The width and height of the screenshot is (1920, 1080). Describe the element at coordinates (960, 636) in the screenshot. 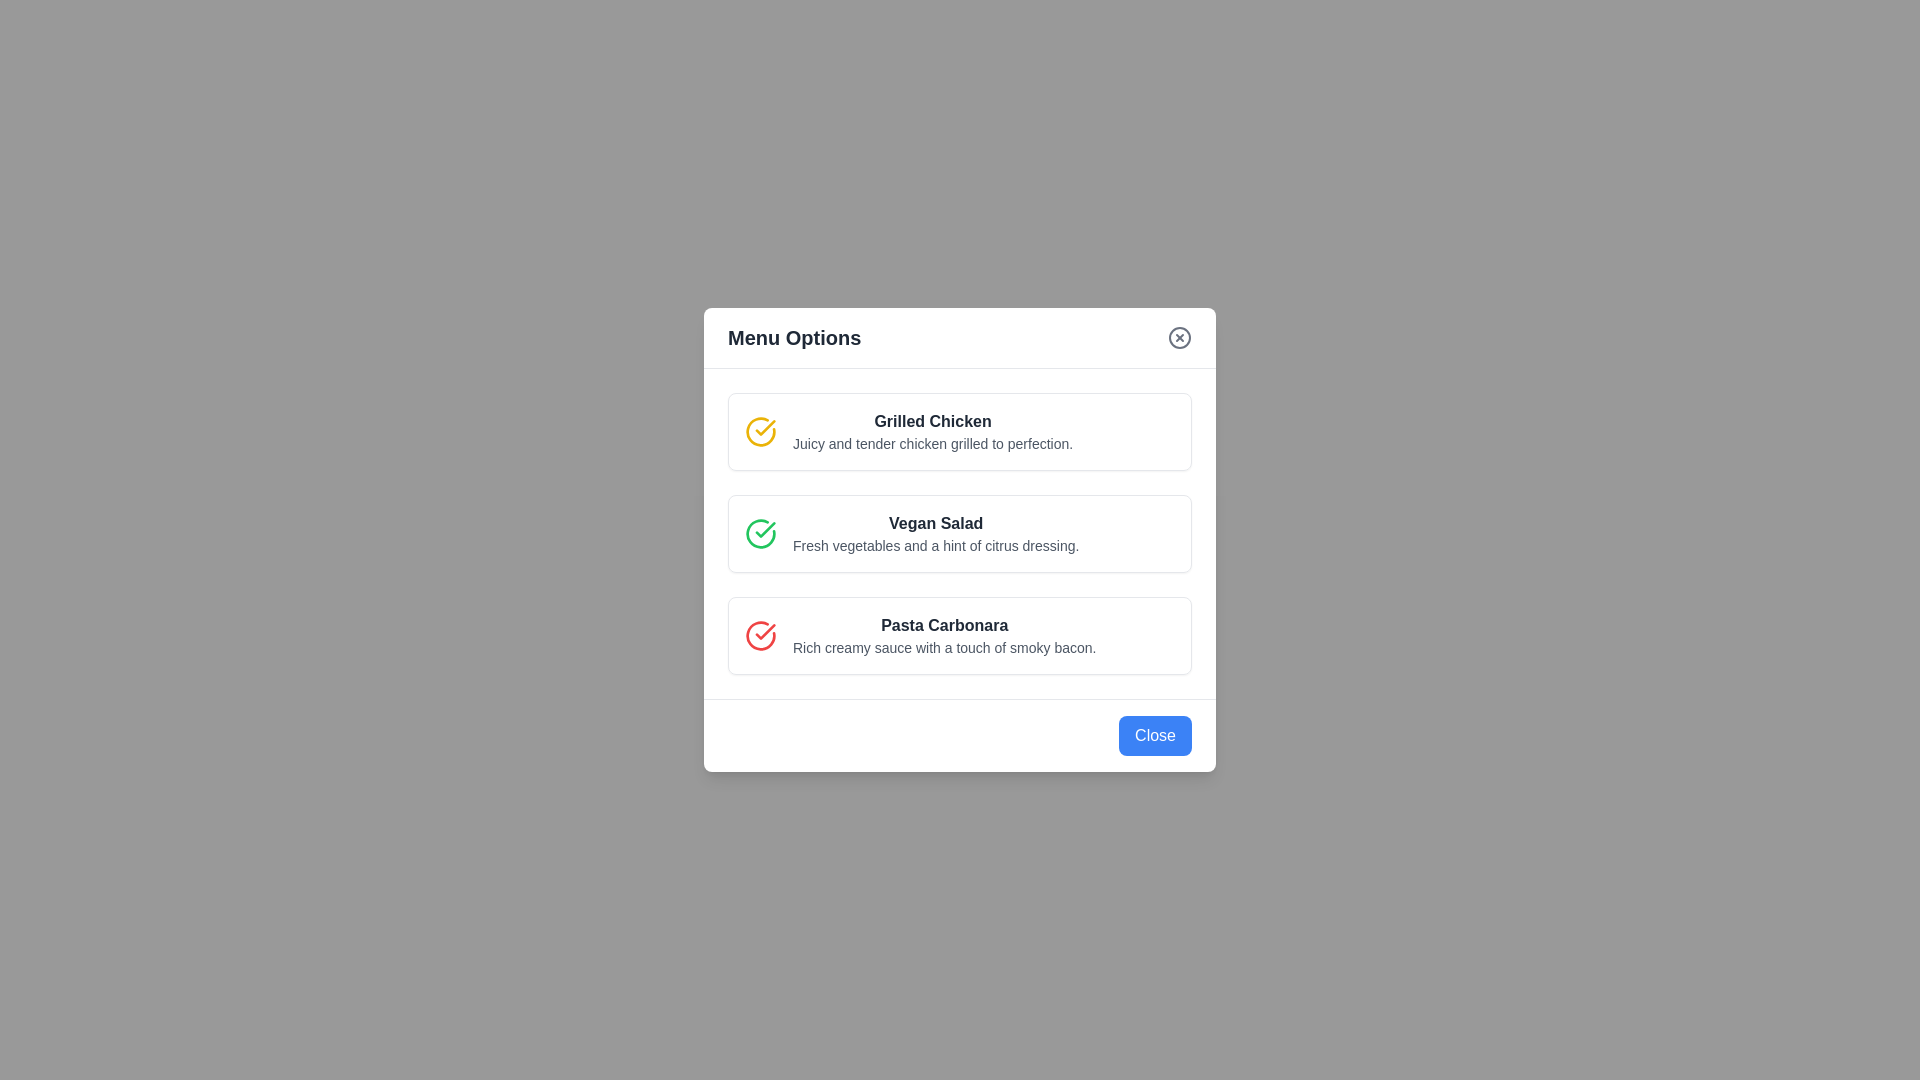

I see `the menu item Pasta Carbonara` at that location.